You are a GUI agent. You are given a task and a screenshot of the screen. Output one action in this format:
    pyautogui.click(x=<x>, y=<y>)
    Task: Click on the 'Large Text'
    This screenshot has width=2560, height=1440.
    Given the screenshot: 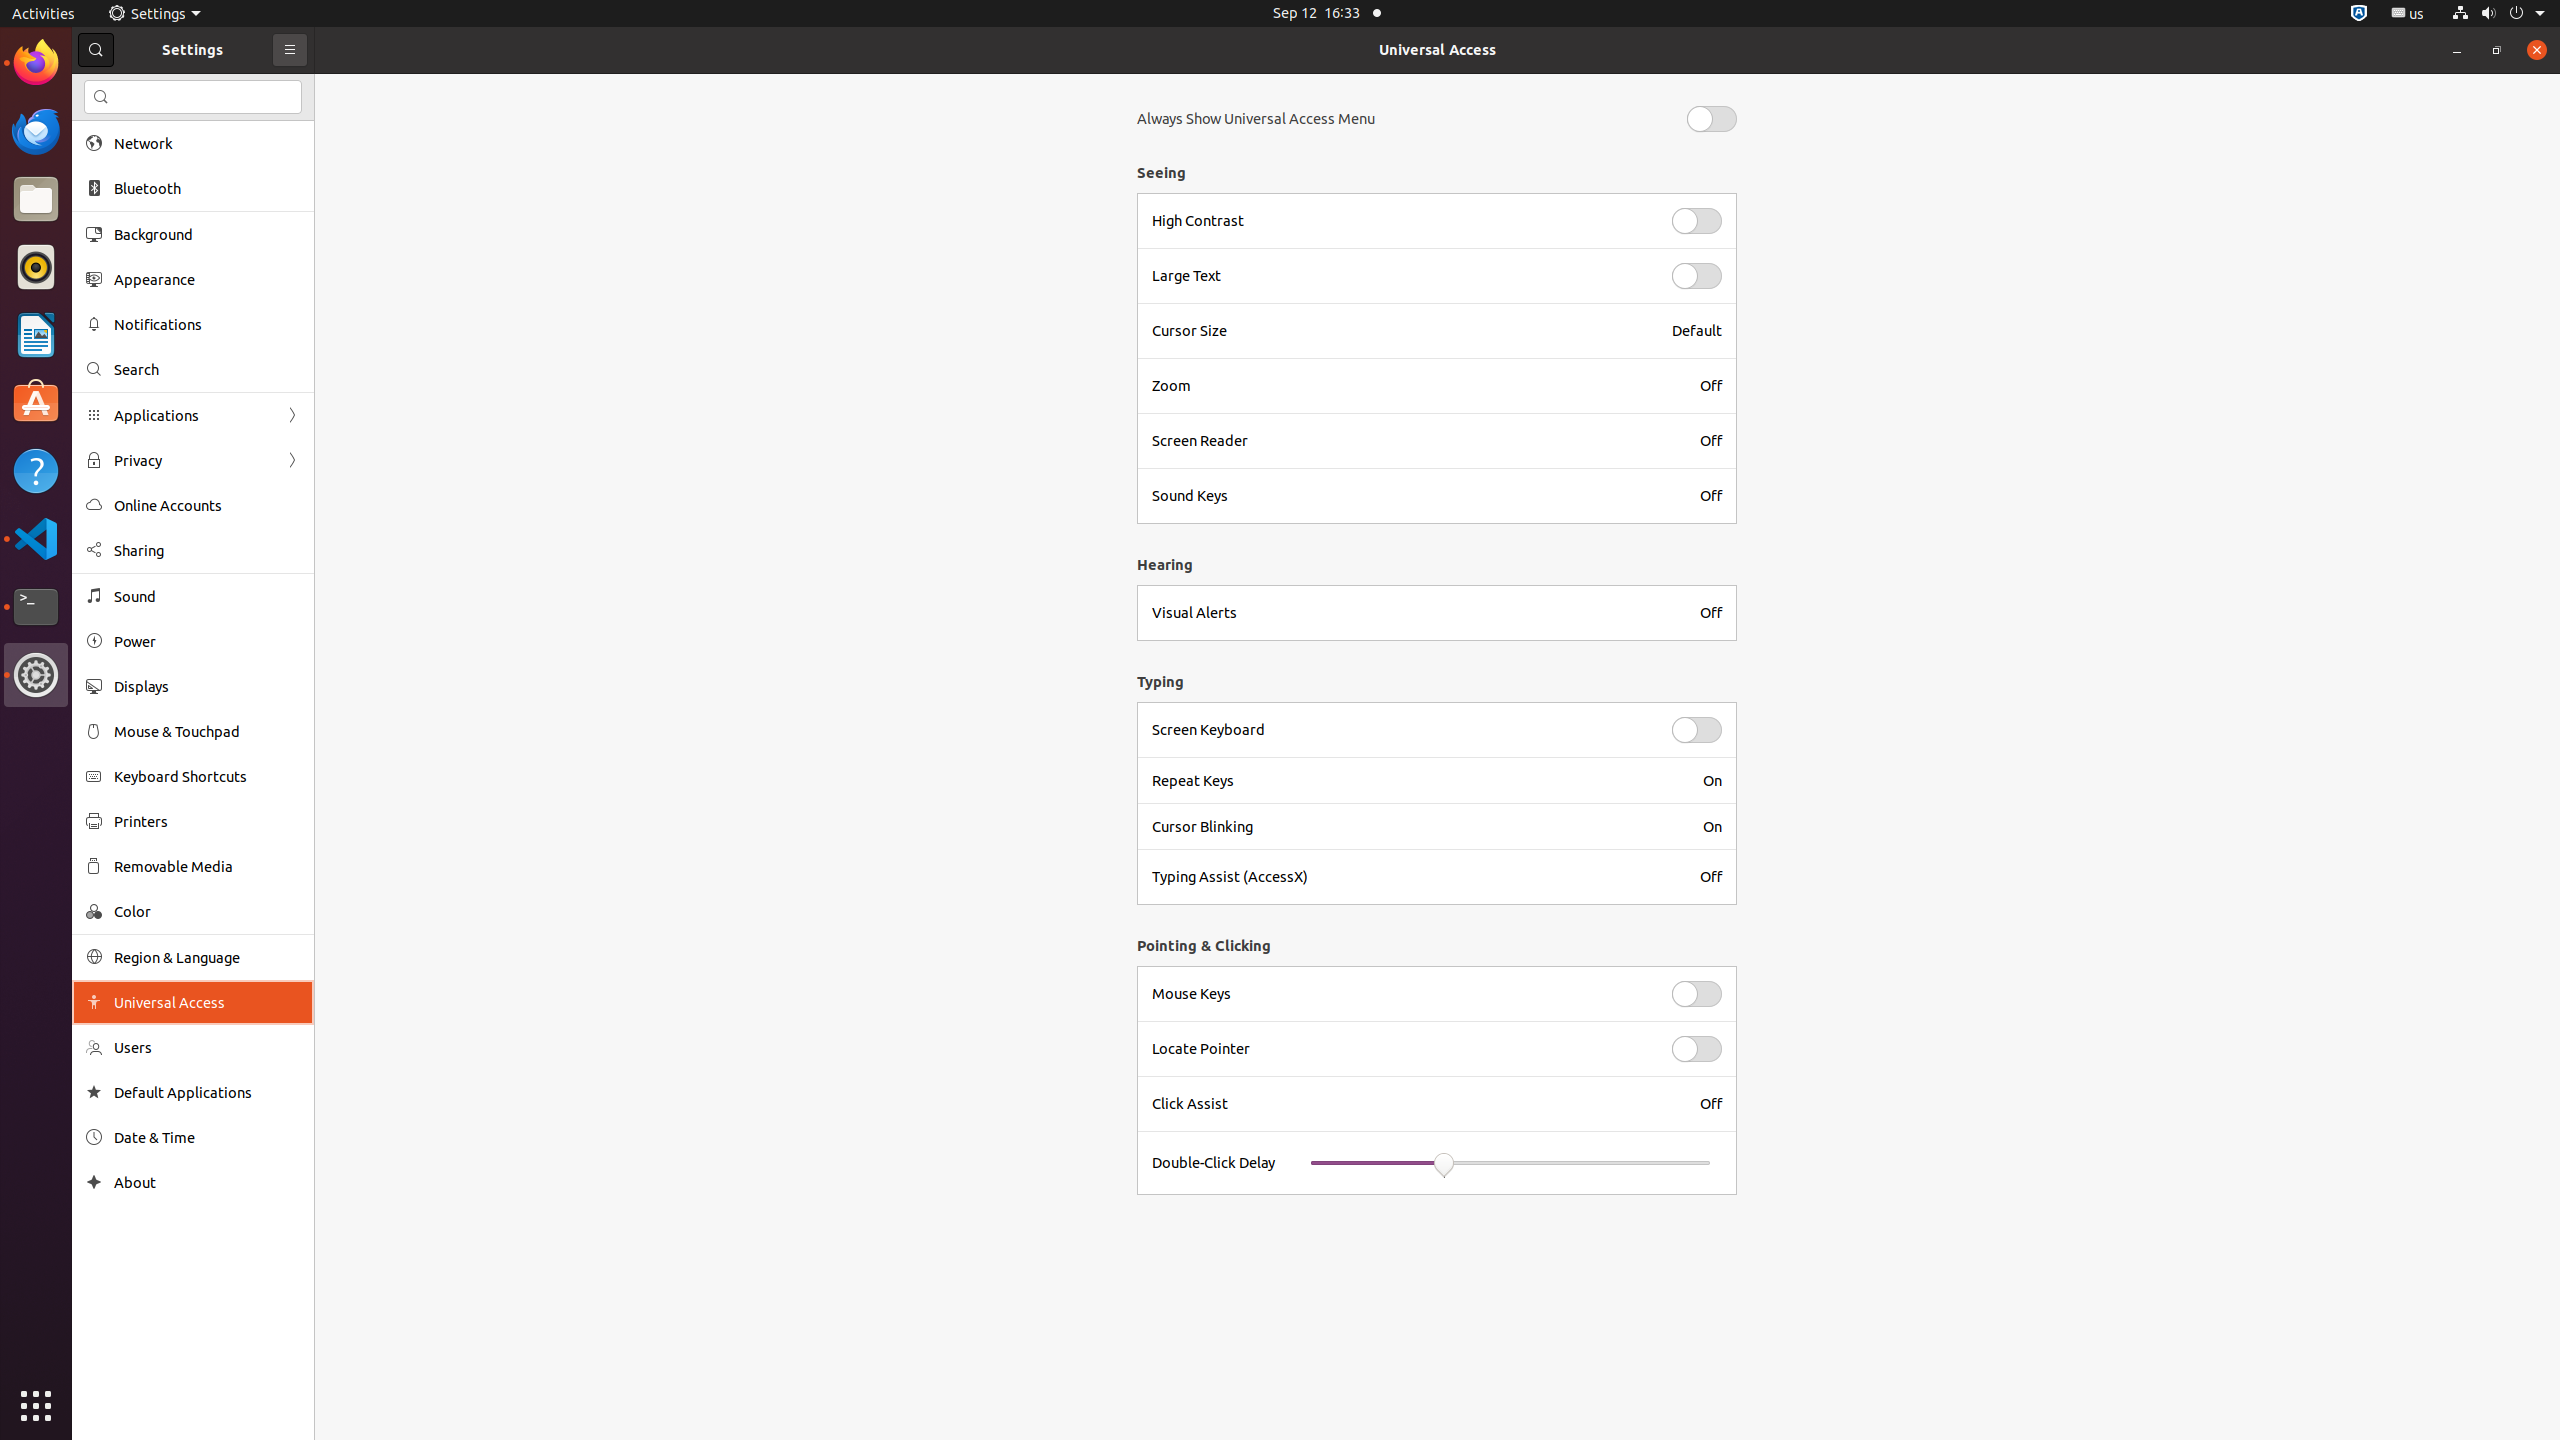 What is the action you would take?
    pyautogui.click(x=1399, y=275)
    